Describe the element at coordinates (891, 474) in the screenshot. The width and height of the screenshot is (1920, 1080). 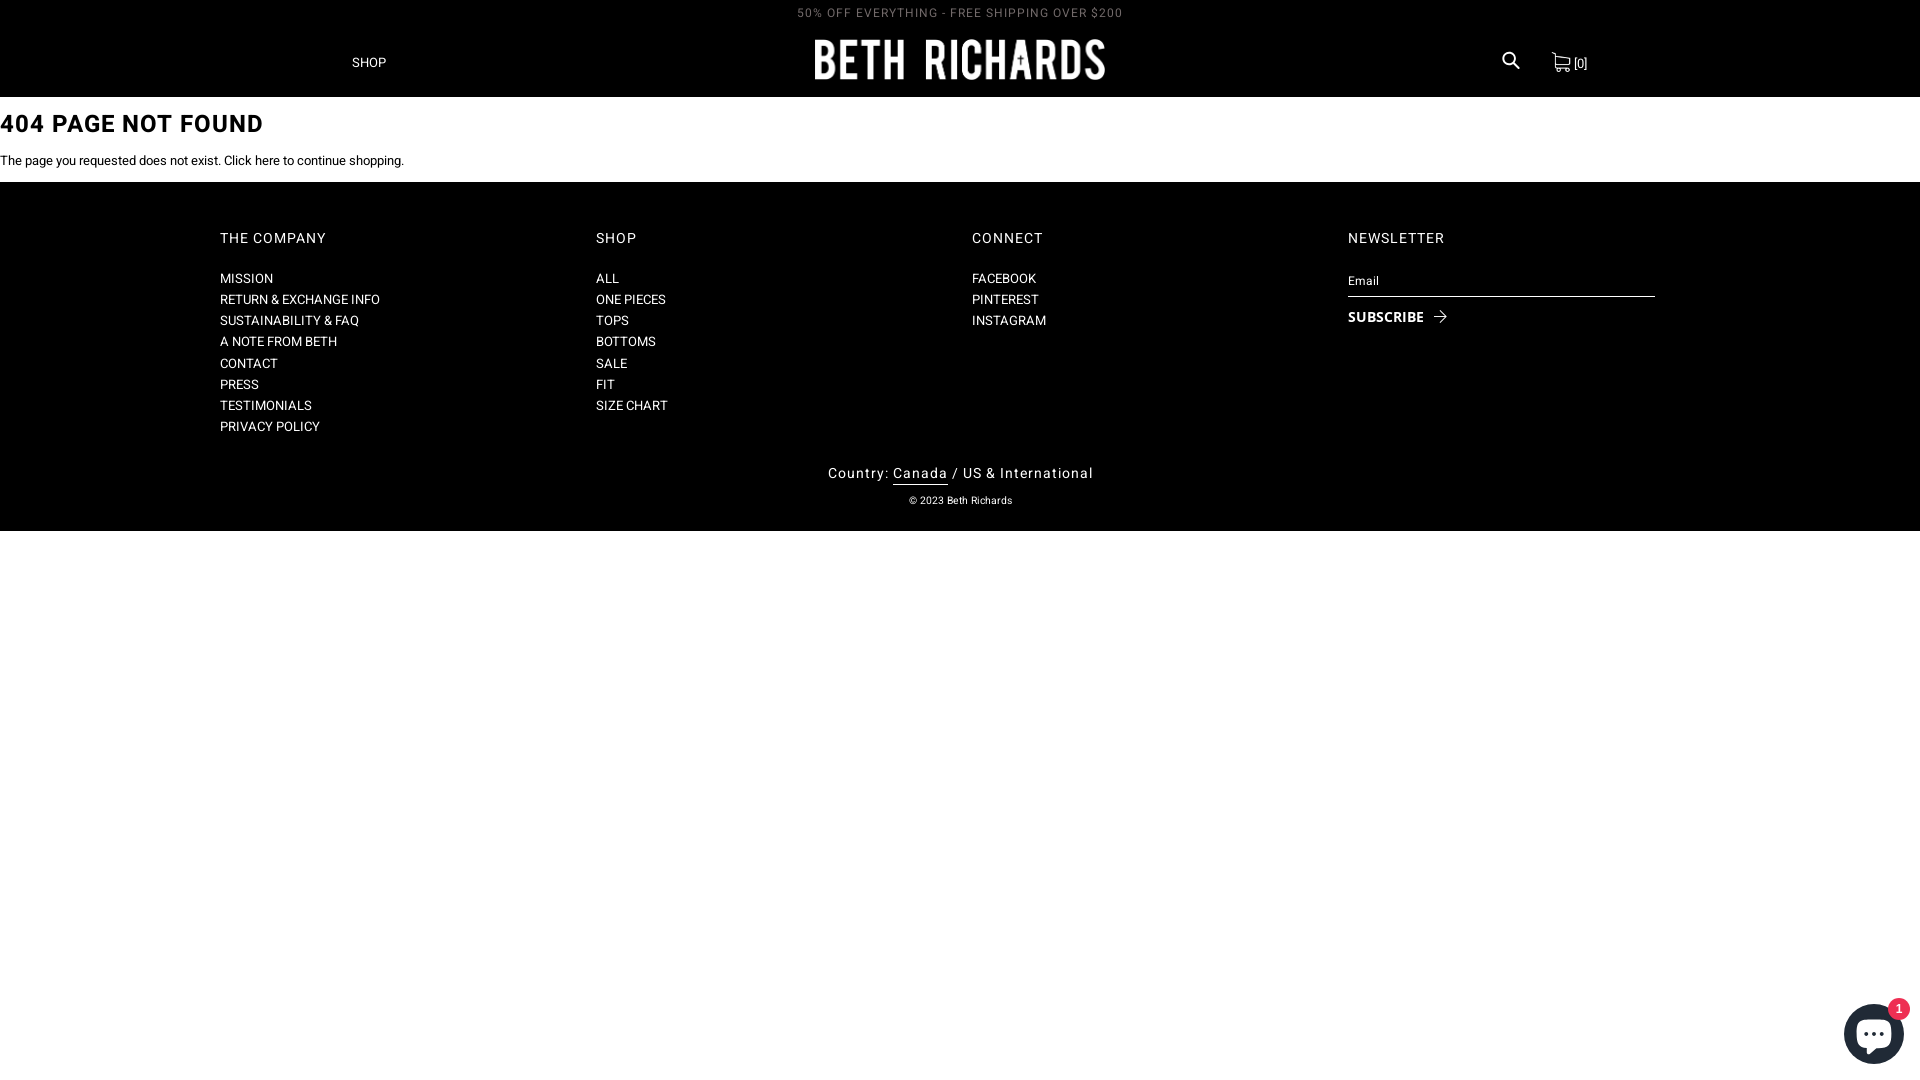
I see `'Canada'` at that location.